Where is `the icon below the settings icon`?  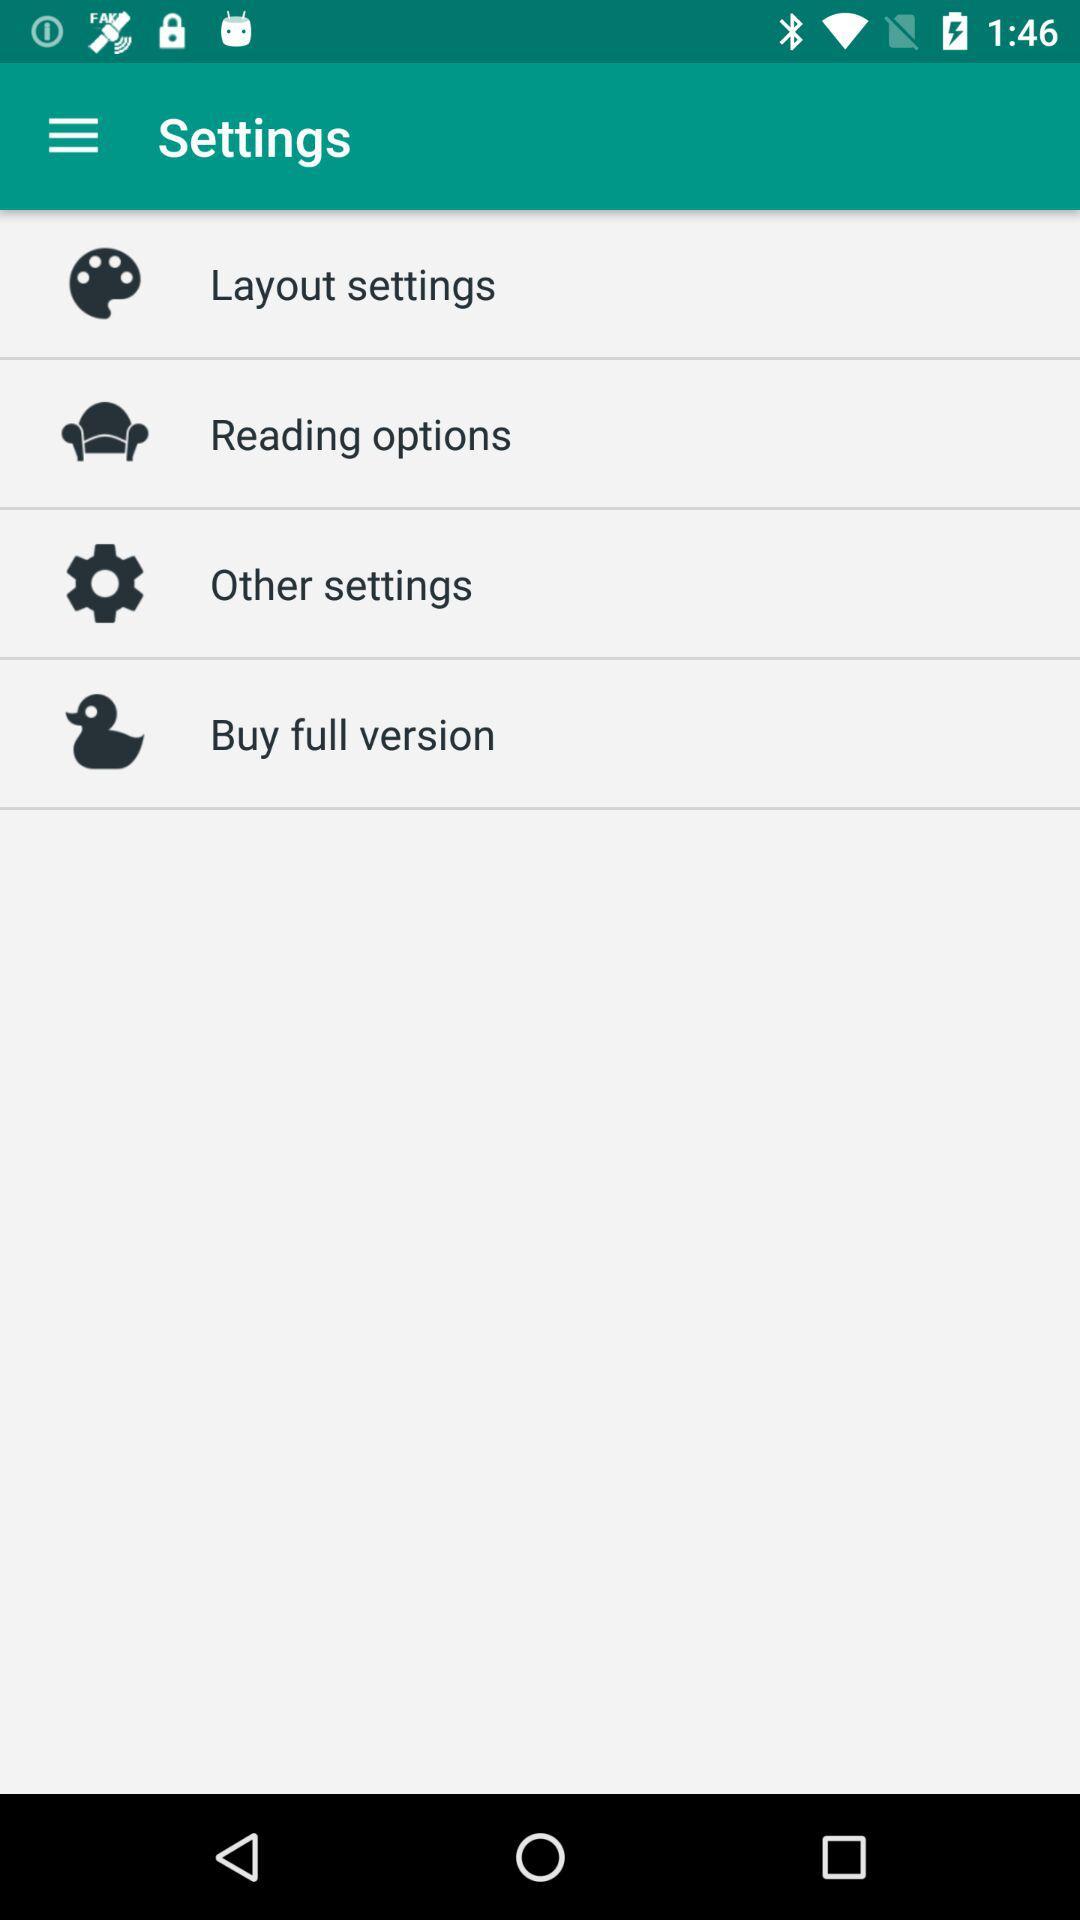
the icon below the settings icon is located at coordinates (352, 282).